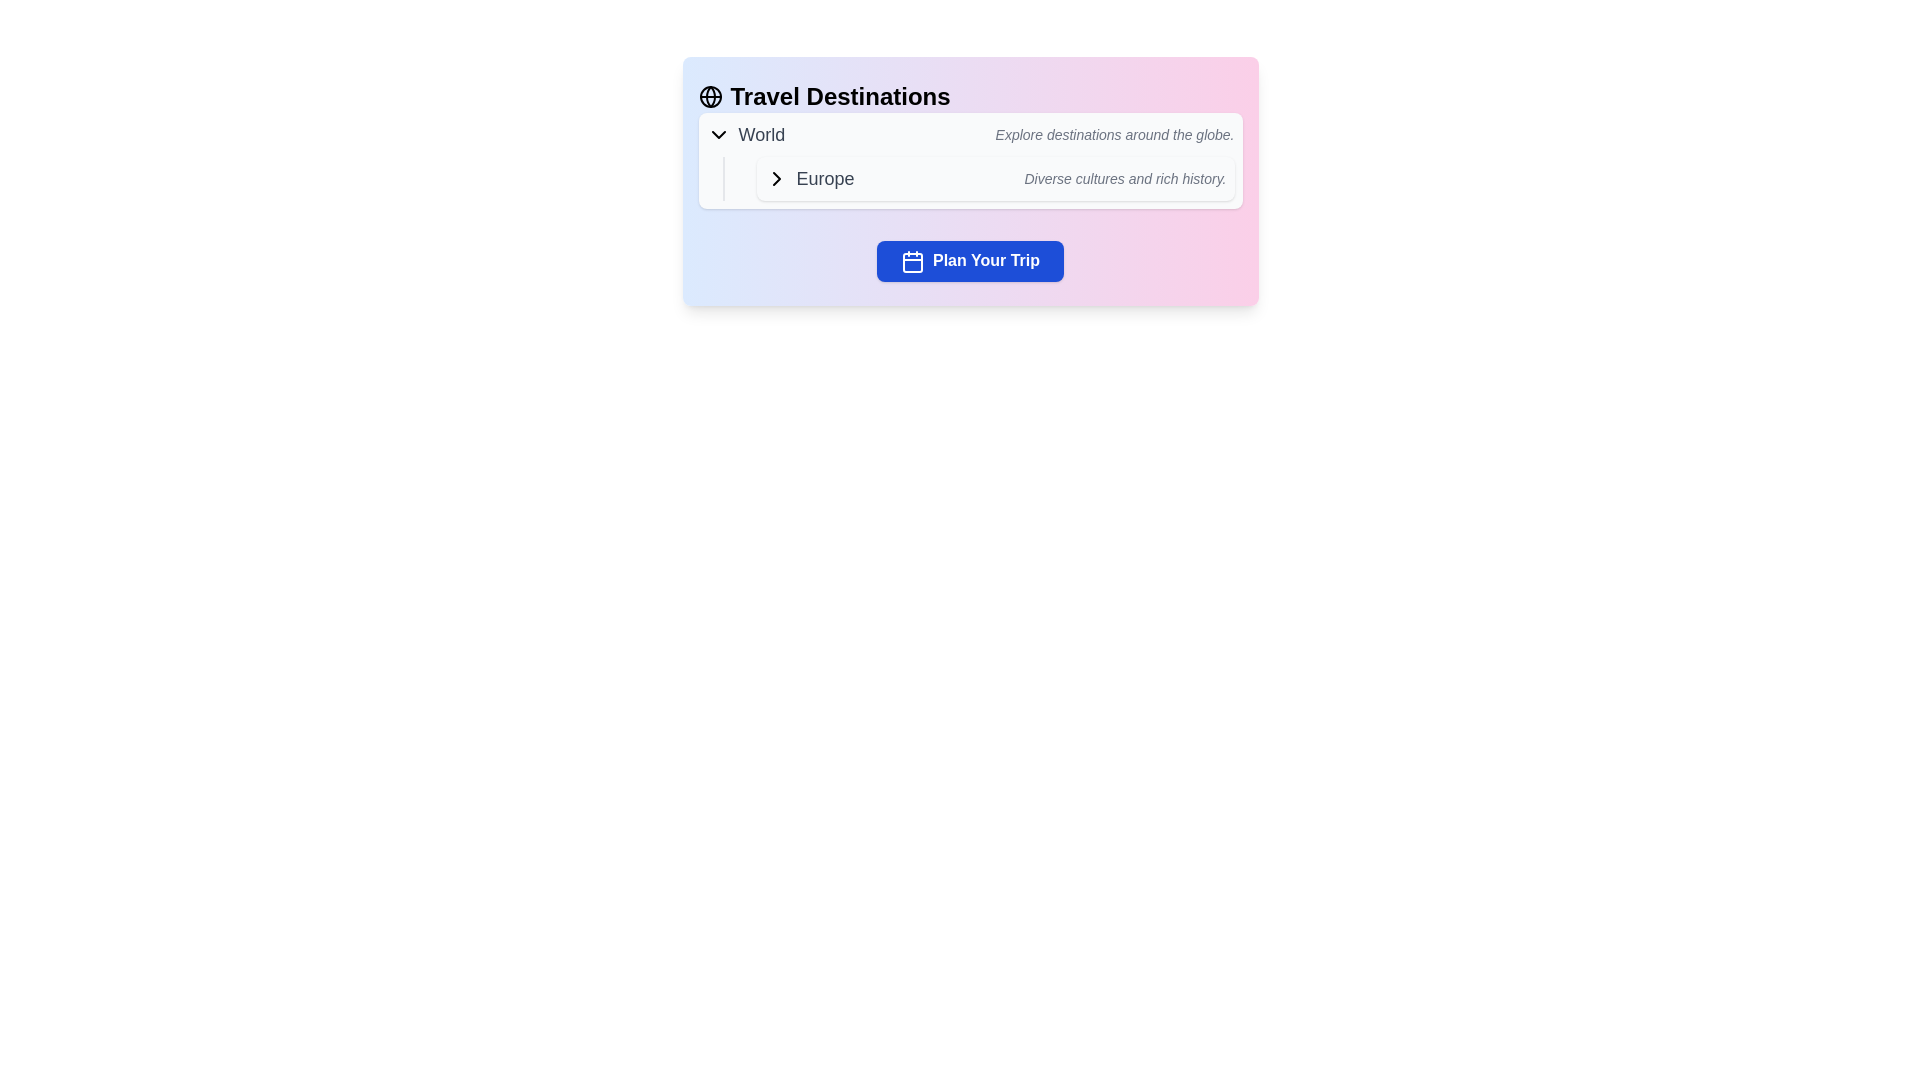 This screenshot has width=1920, height=1080. What do you see at coordinates (775, 177) in the screenshot?
I see `the directional indicator icon located to the right of the 'Europe' label` at bounding box center [775, 177].